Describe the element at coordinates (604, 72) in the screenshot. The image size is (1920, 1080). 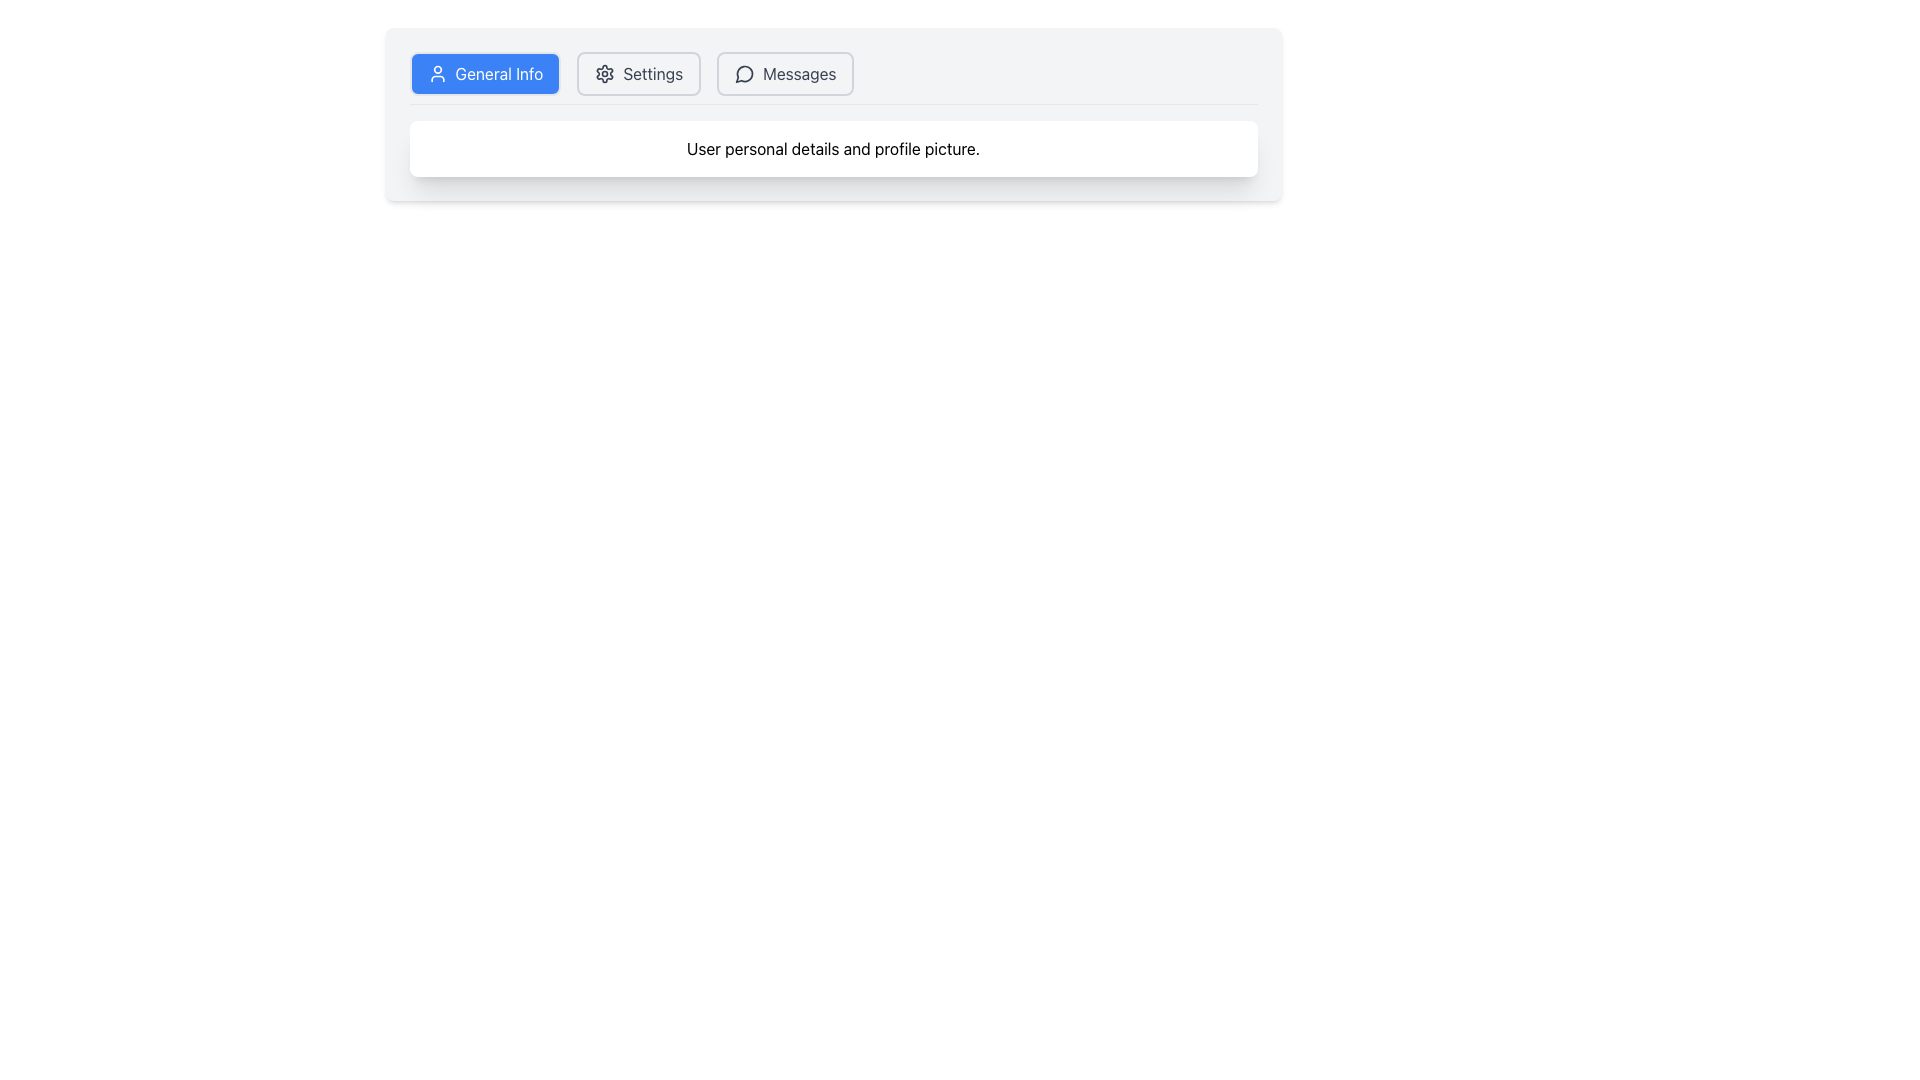
I see `the gear icon that represents the settings option in the interface, which is located to the left of the 'Settings' text label` at that location.